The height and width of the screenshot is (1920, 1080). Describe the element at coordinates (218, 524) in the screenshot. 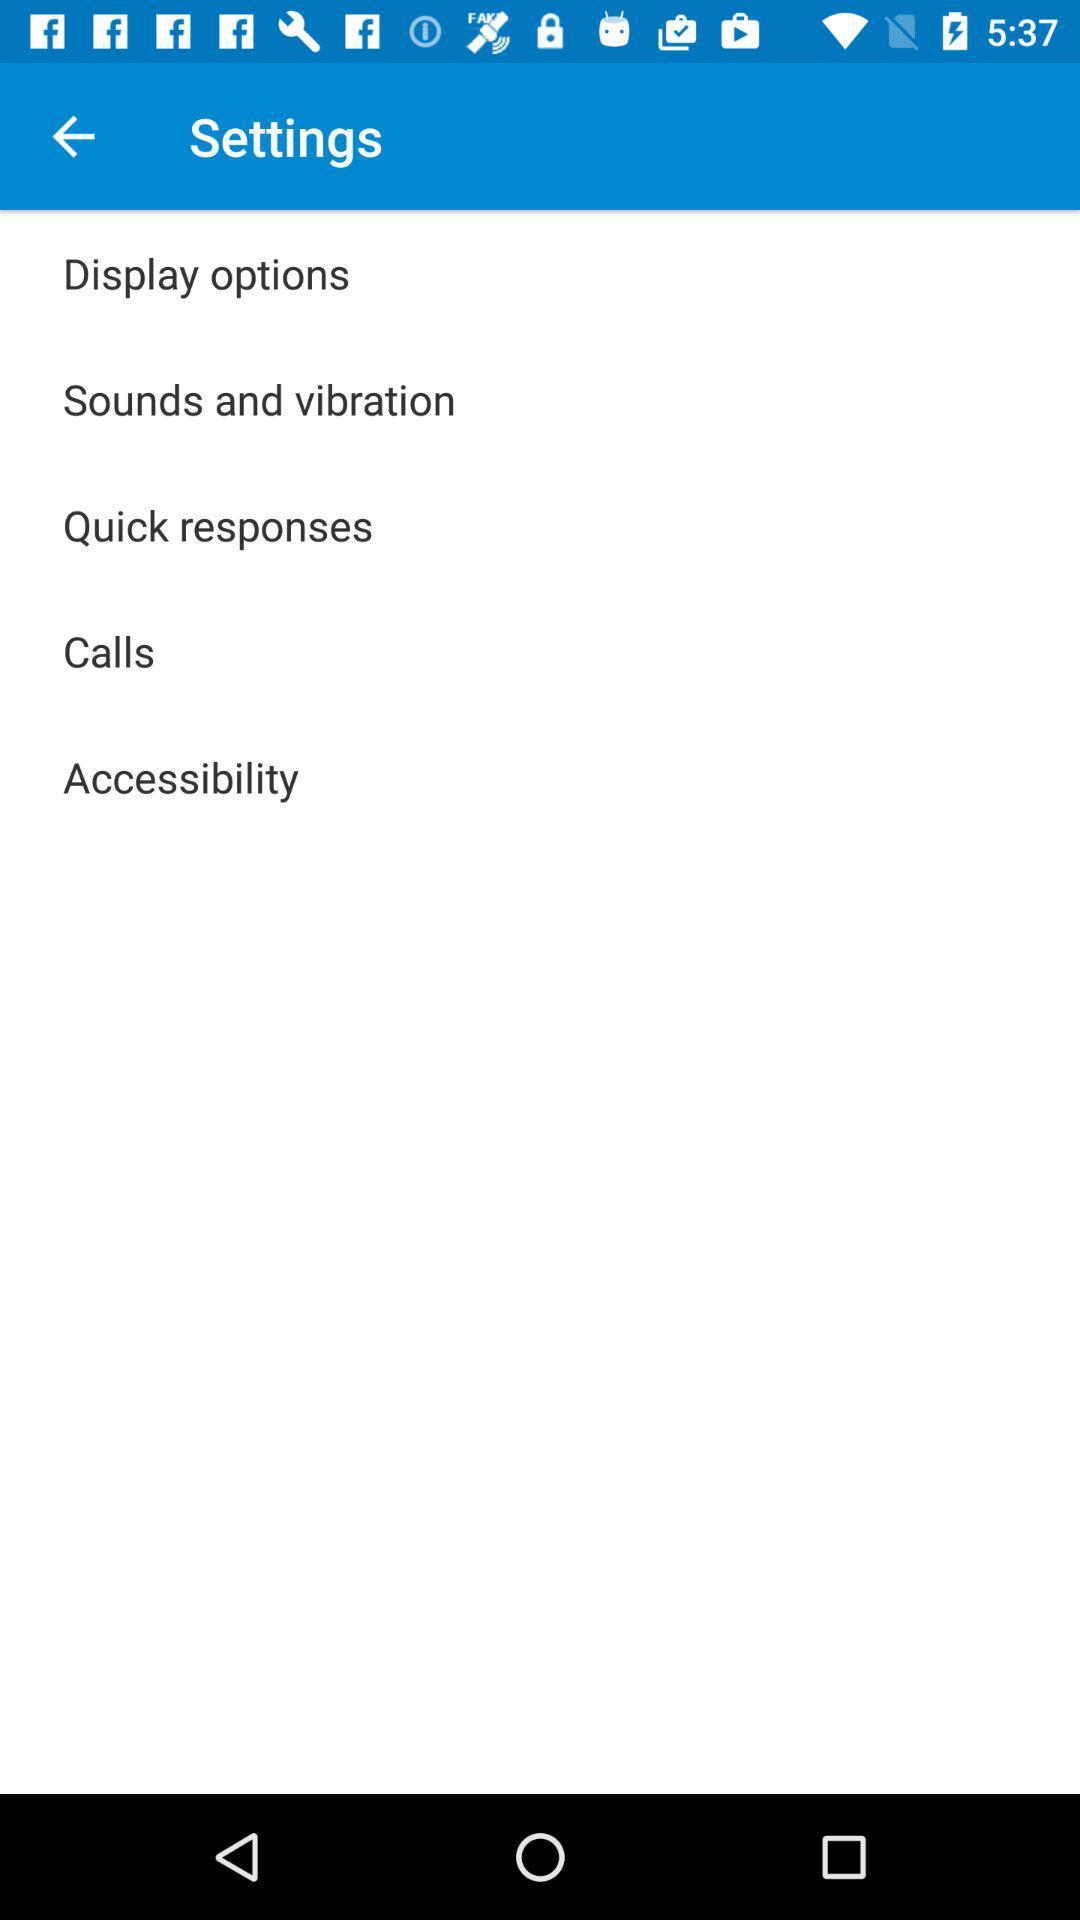

I see `icon above the calls icon` at that location.